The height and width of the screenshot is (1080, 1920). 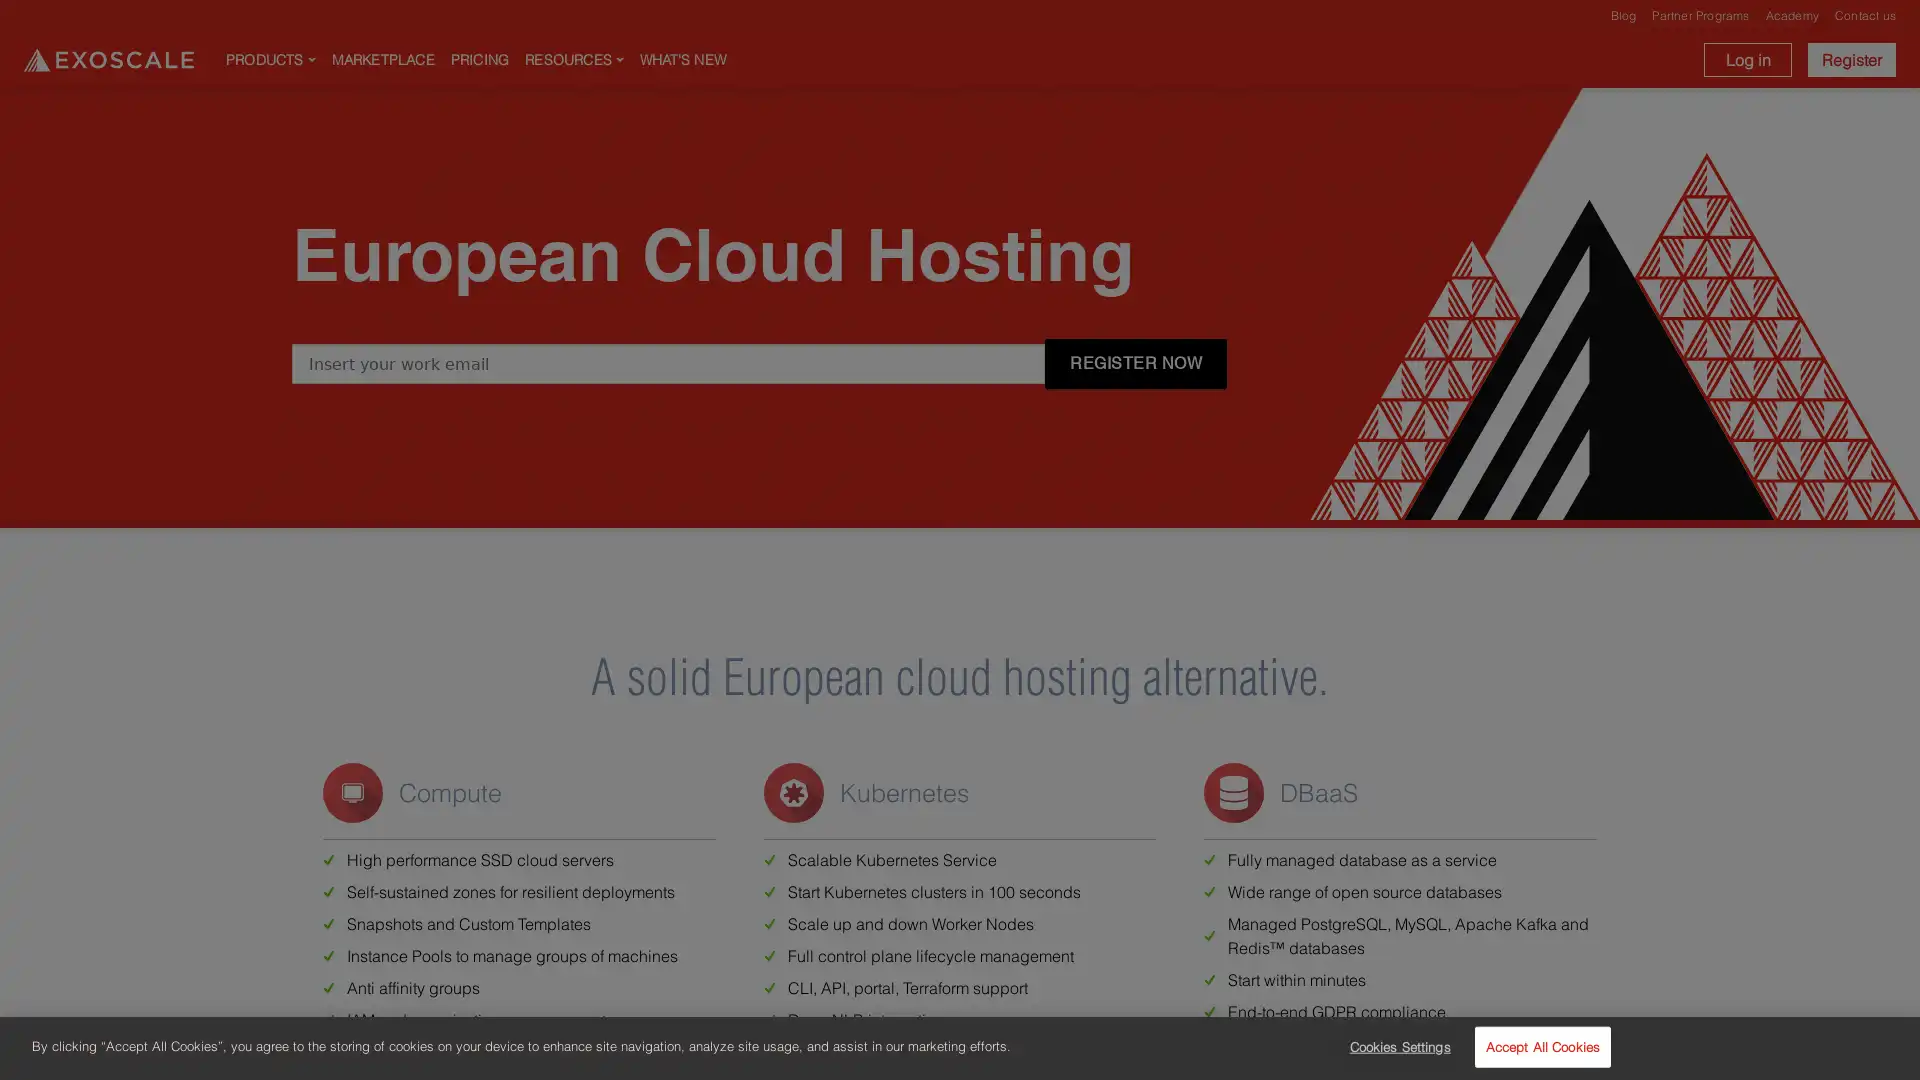 What do you see at coordinates (1541, 1045) in the screenshot?
I see `Accept All Cookies` at bounding box center [1541, 1045].